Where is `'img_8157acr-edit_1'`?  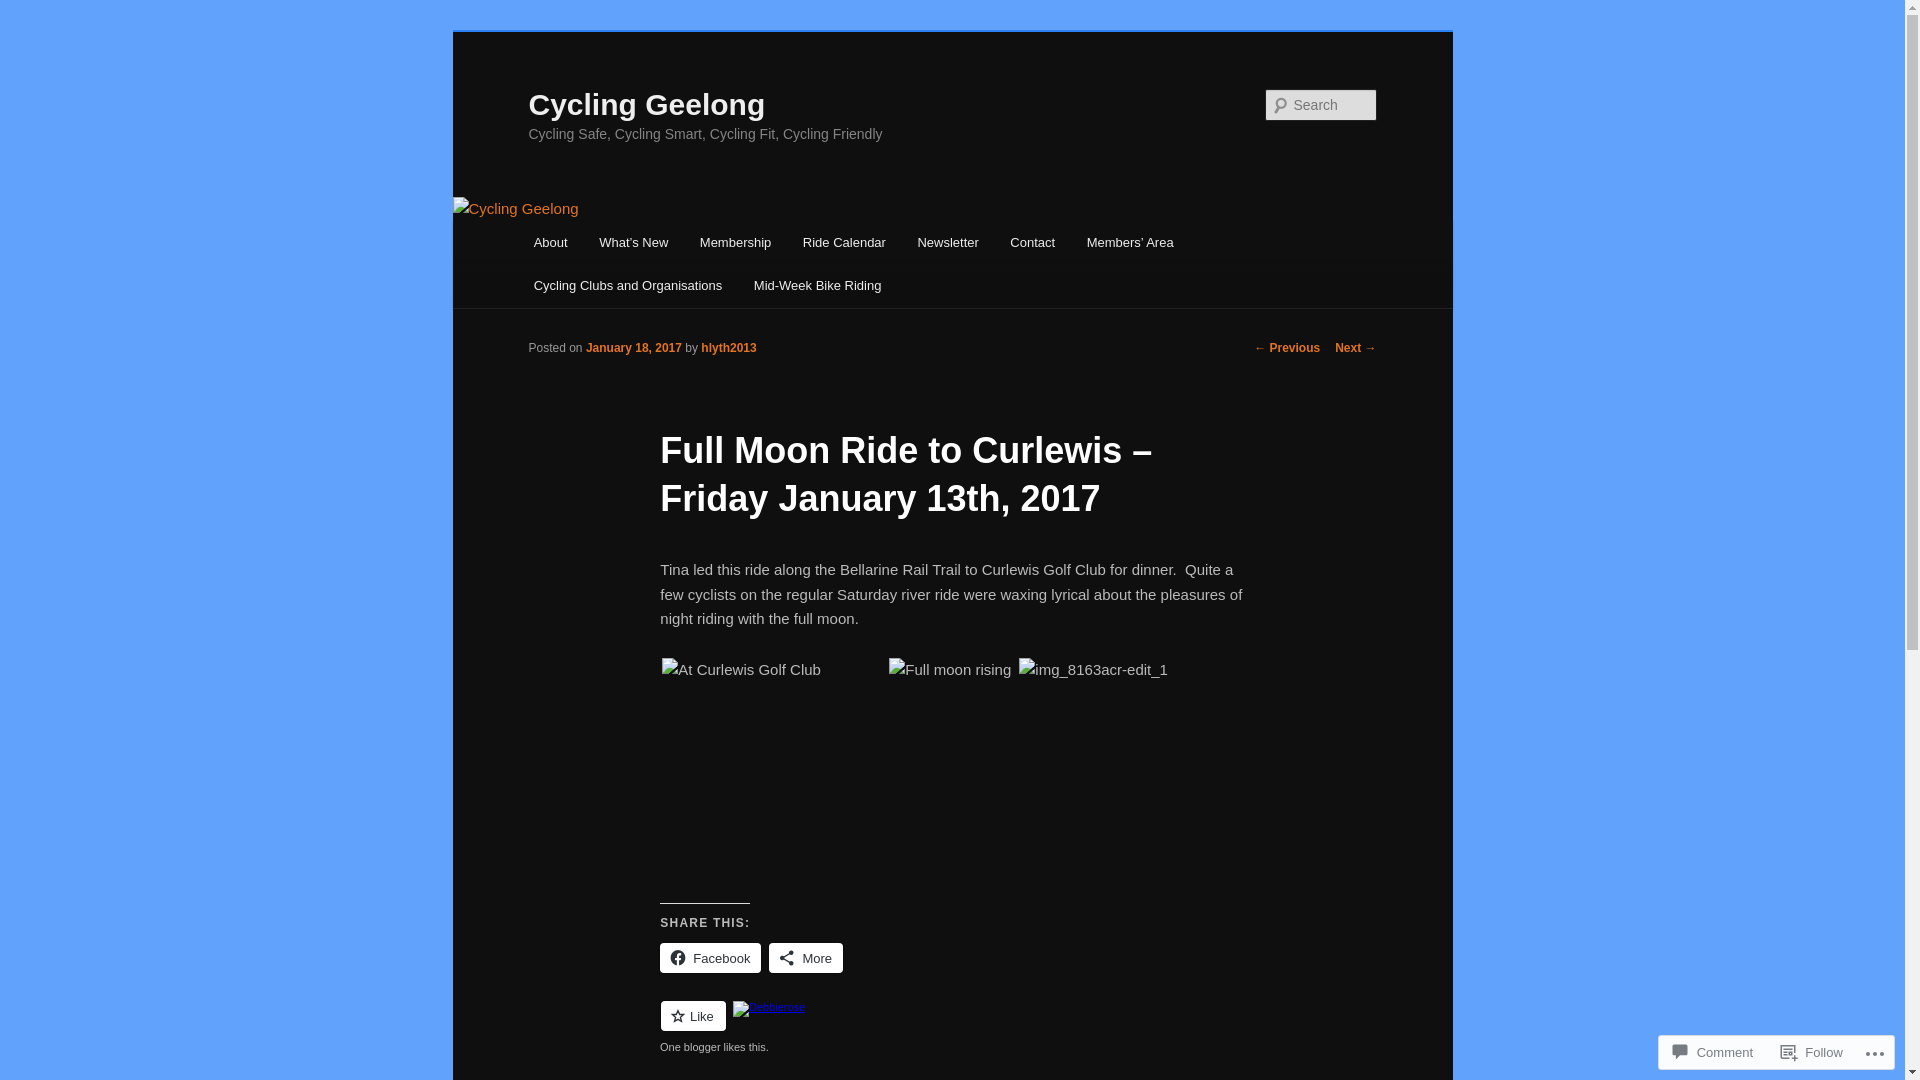
'img_8157acr-edit_1' is located at coordinates (740, 670).